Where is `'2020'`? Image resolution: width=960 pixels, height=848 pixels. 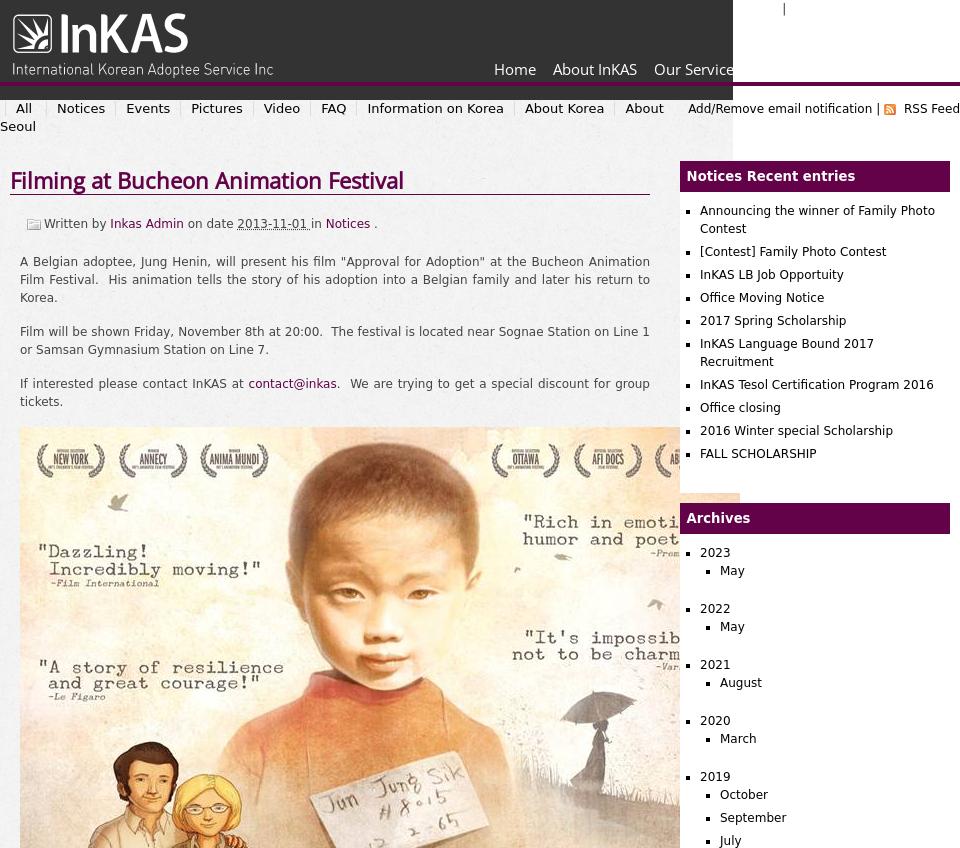
'2020' is located at coordinates (715, 720).